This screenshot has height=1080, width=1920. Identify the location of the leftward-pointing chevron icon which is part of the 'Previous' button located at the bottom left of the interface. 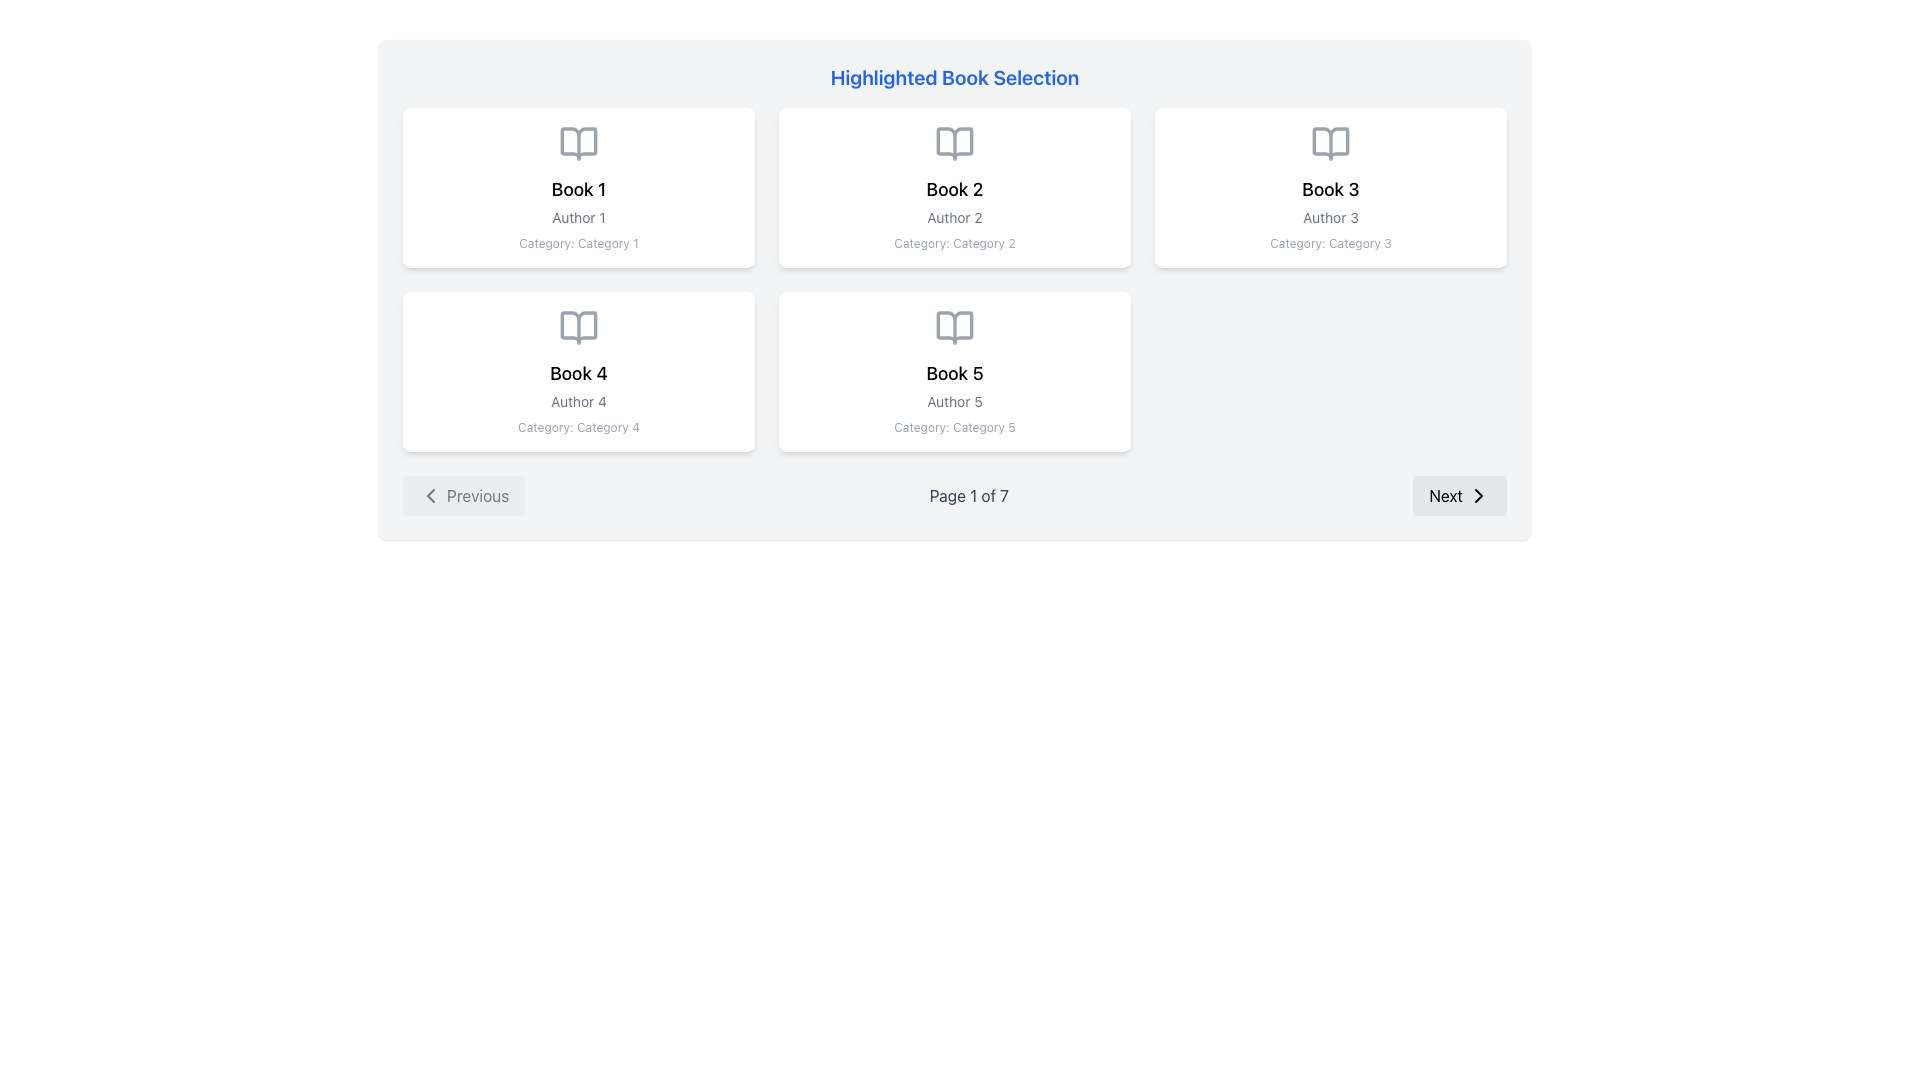
(430, 495).